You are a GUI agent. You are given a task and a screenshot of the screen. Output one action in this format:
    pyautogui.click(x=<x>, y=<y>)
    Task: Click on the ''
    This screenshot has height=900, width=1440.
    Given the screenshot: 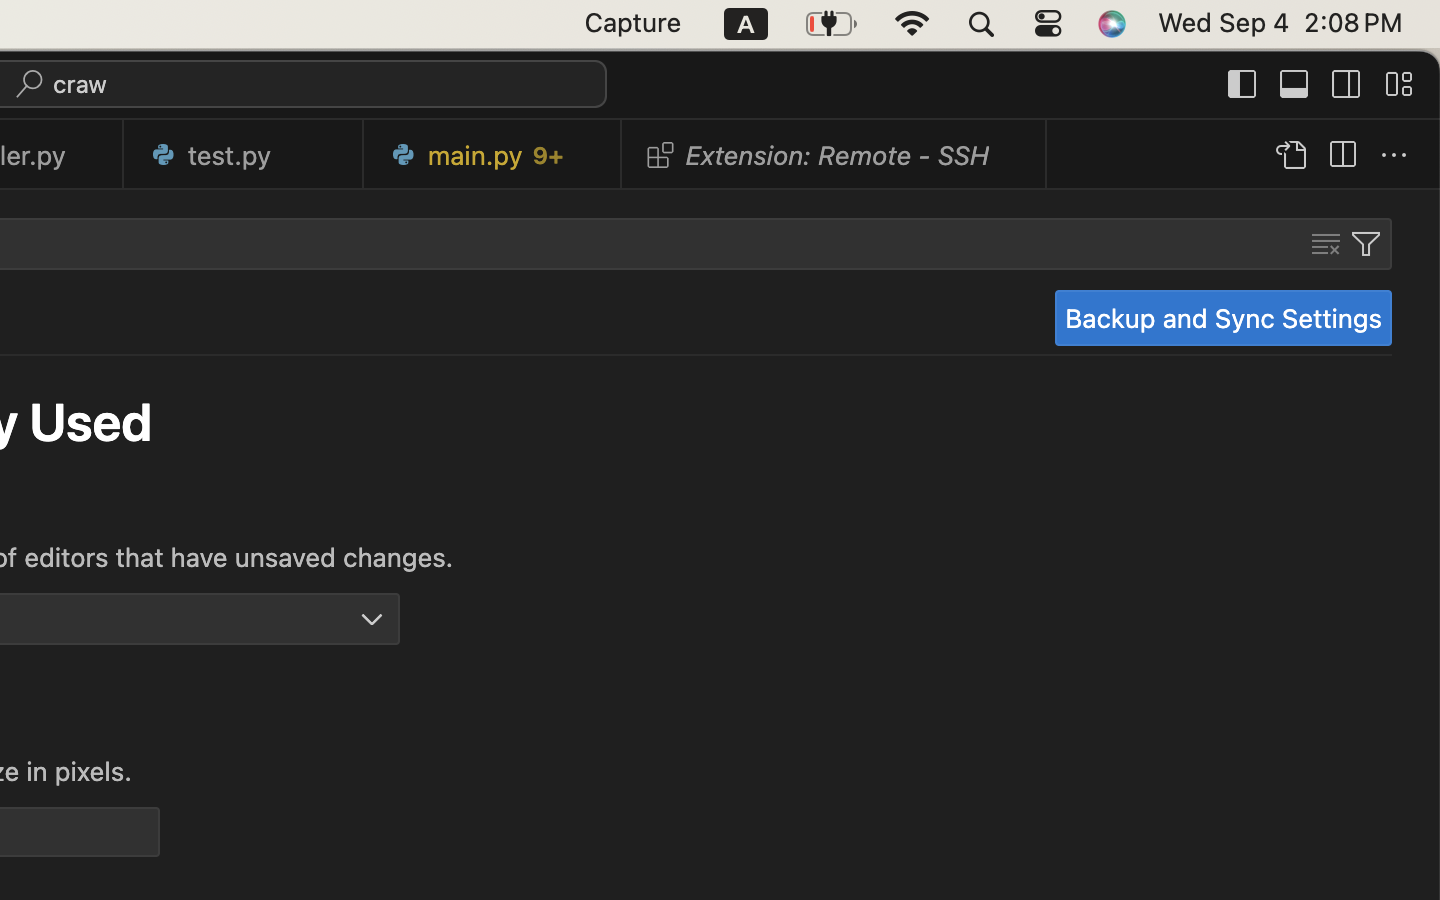 What is the action you would take?
    pyautogui.click(x=1242, y=82)
    